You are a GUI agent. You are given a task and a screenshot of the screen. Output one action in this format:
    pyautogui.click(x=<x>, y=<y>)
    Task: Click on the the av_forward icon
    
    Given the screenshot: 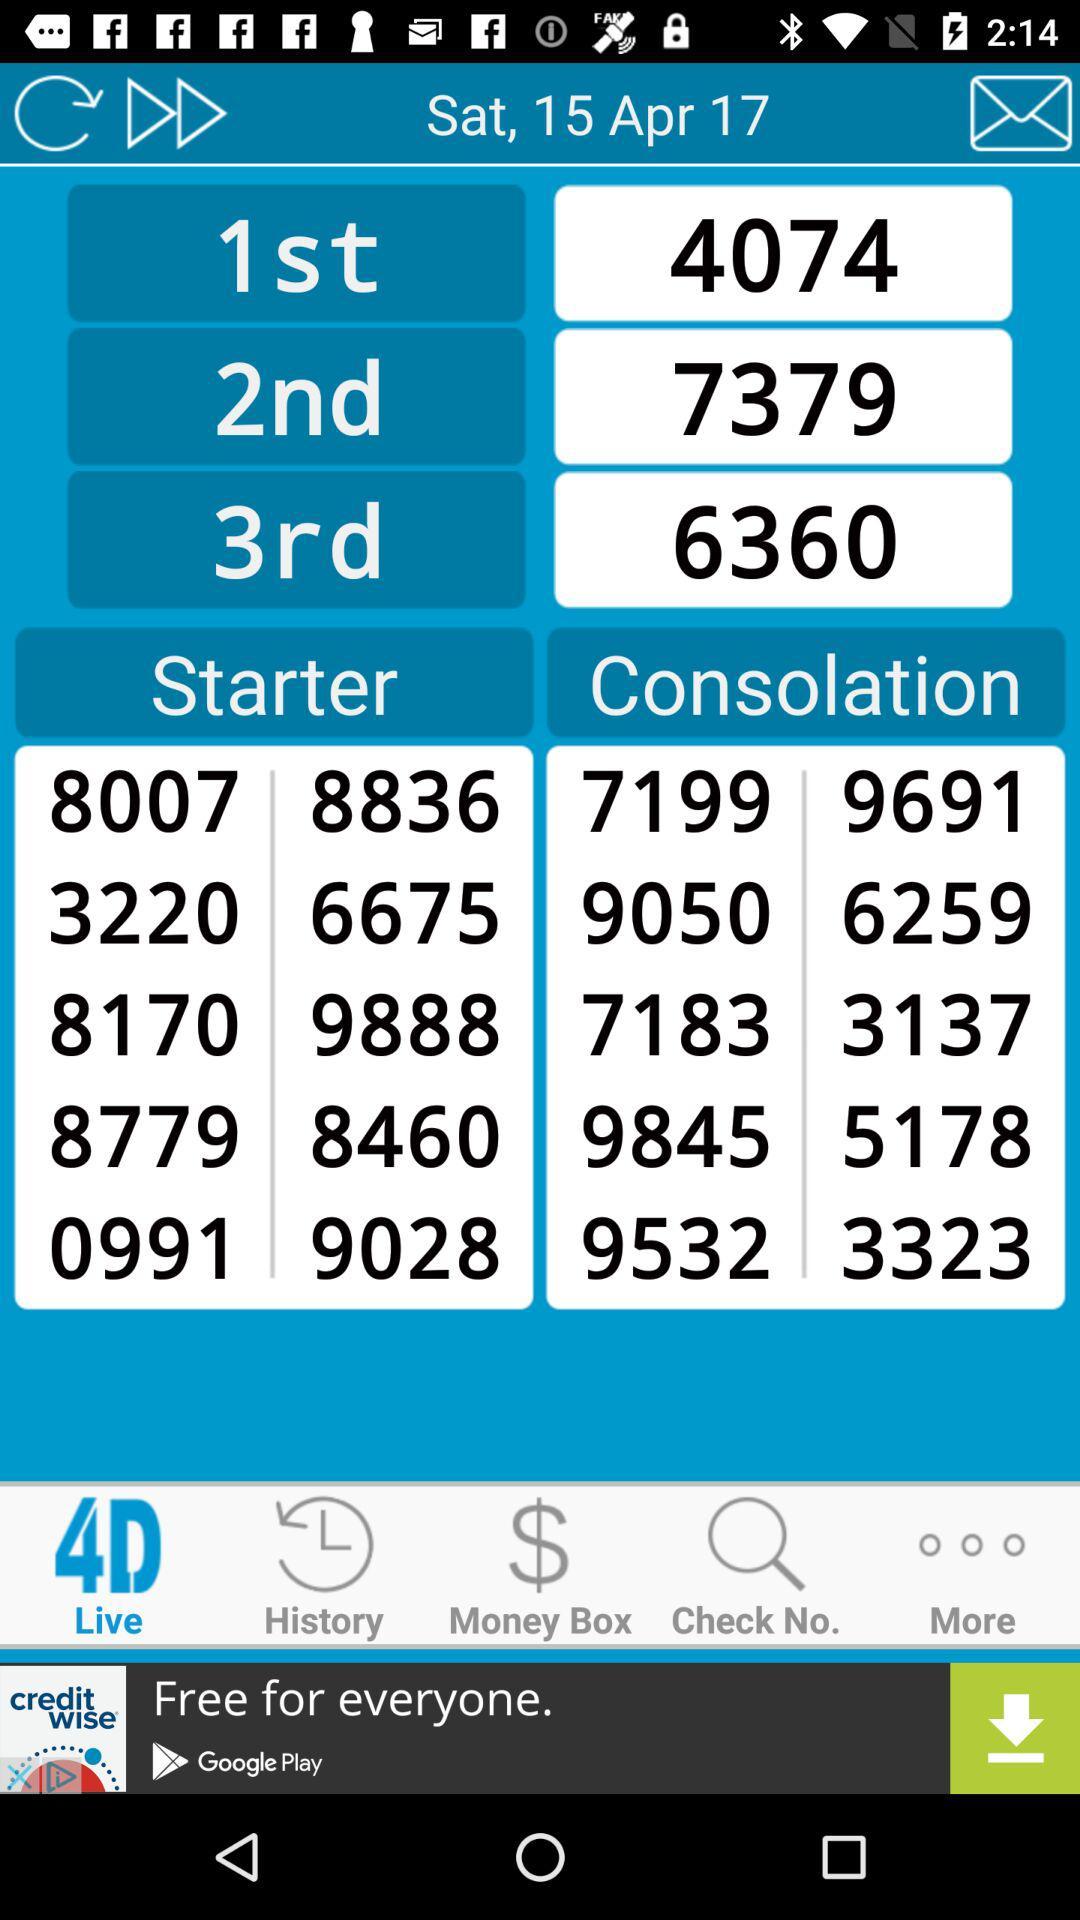 What is the action you would take?
    pyautogui.click(x=175, y=112)
    